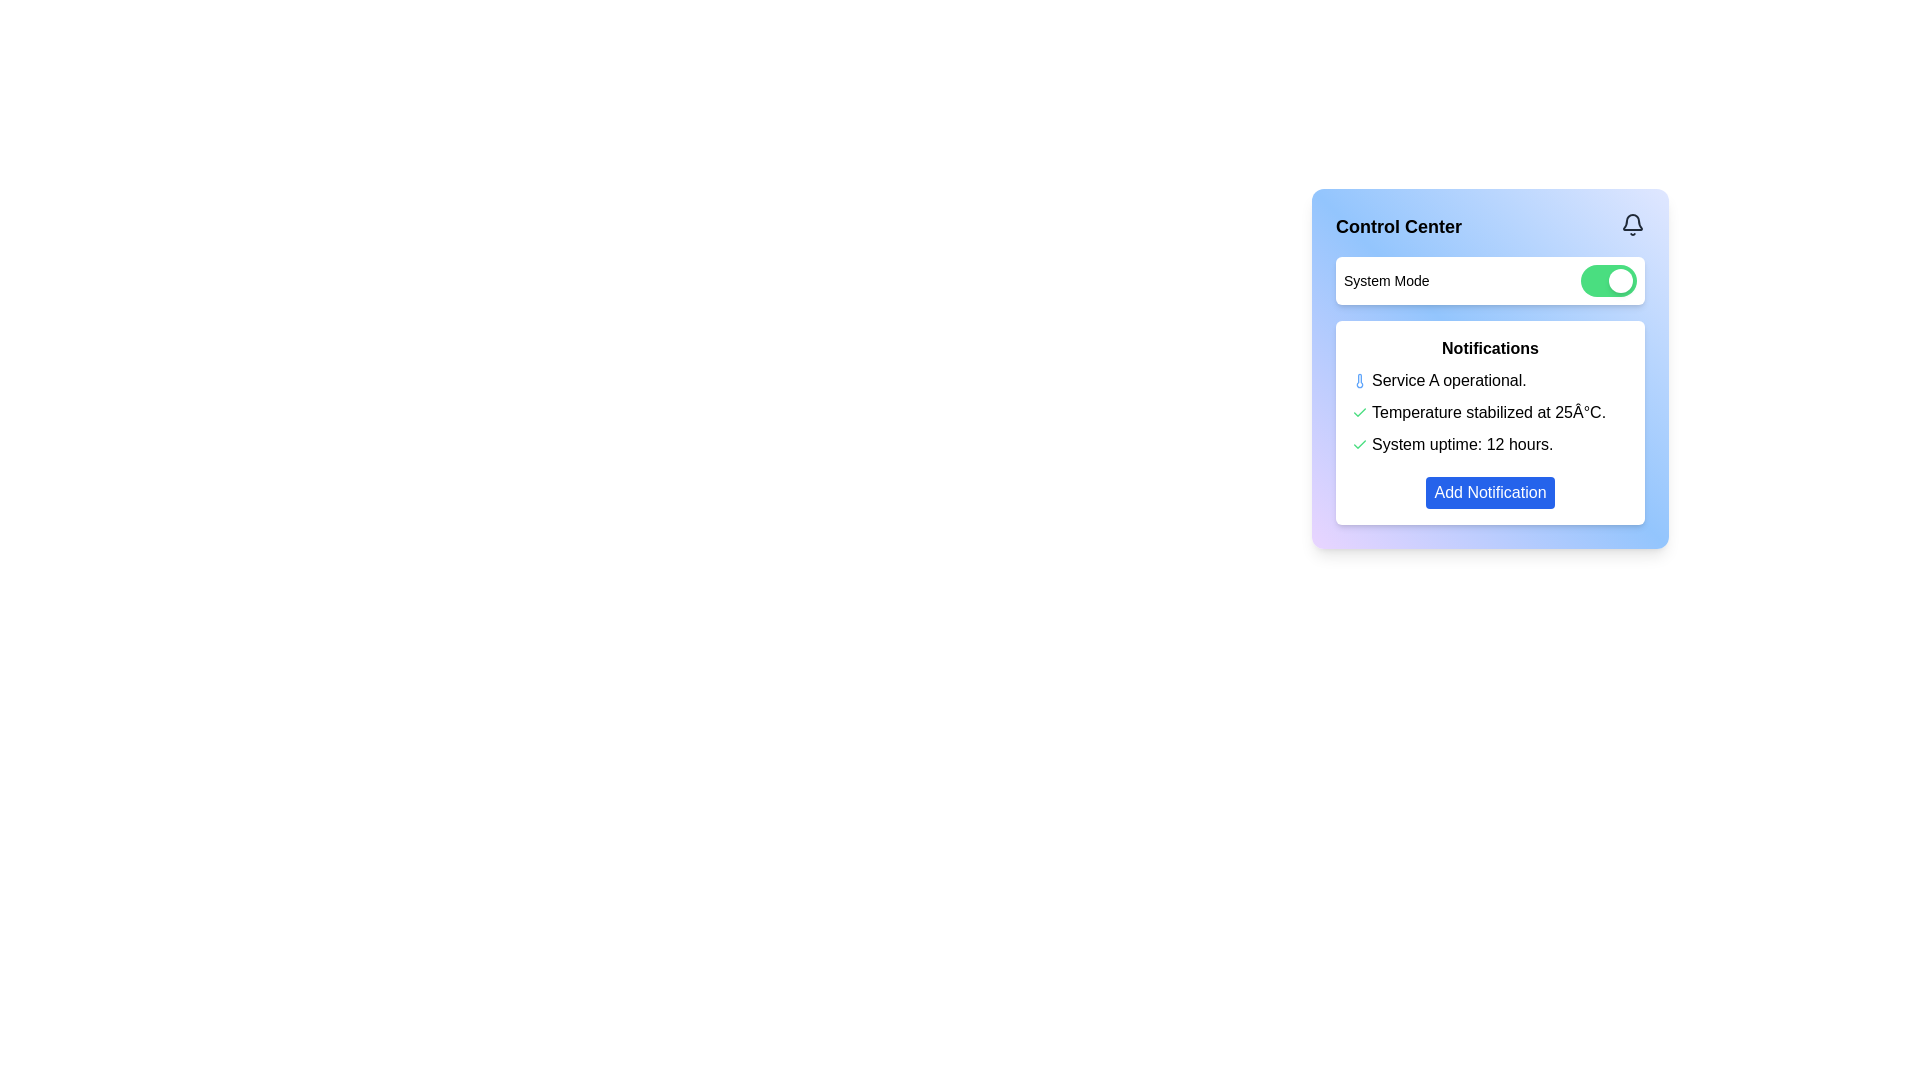  I want to click on status update message from the Text label indicating the operational status of 'Service A', located in the Notifications section of the Control Center interface, so click(1490, 381).